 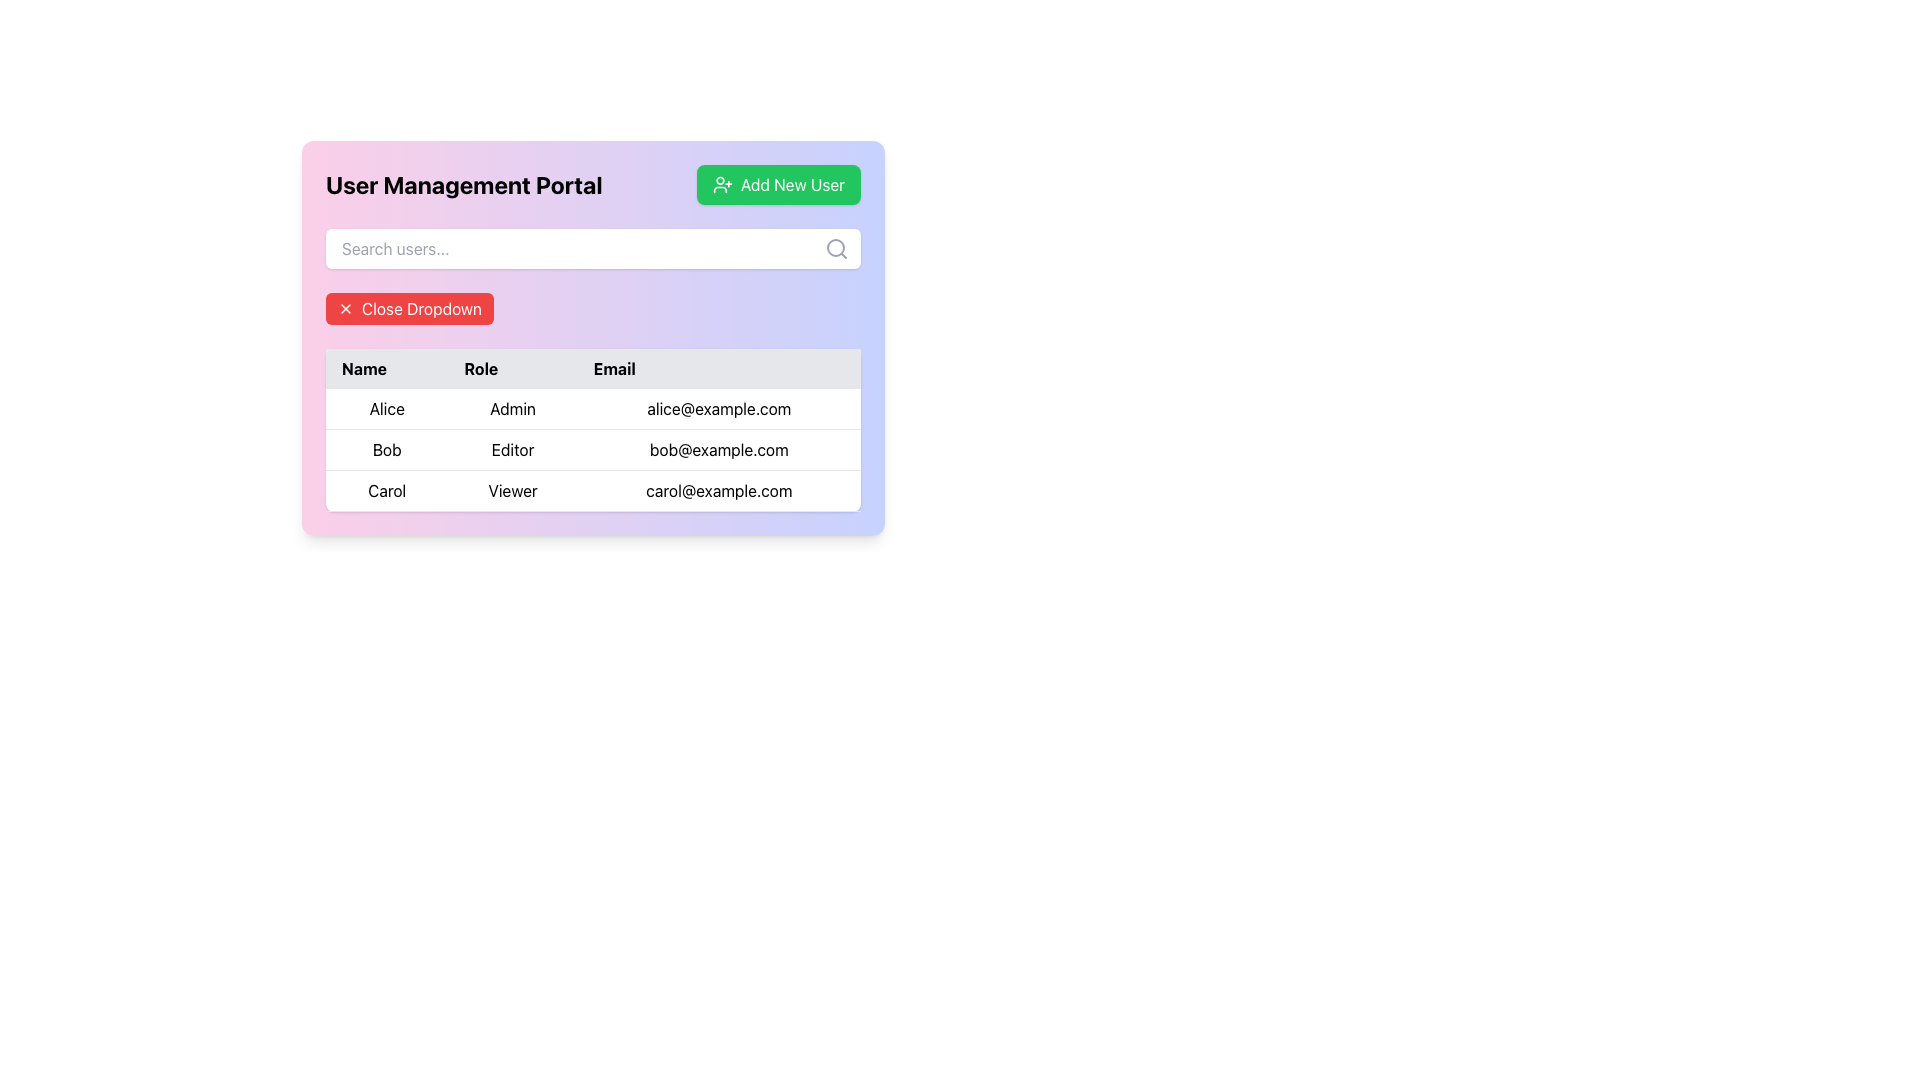 I want to click on the role cell of the third table row, so click(x=592, y=490).